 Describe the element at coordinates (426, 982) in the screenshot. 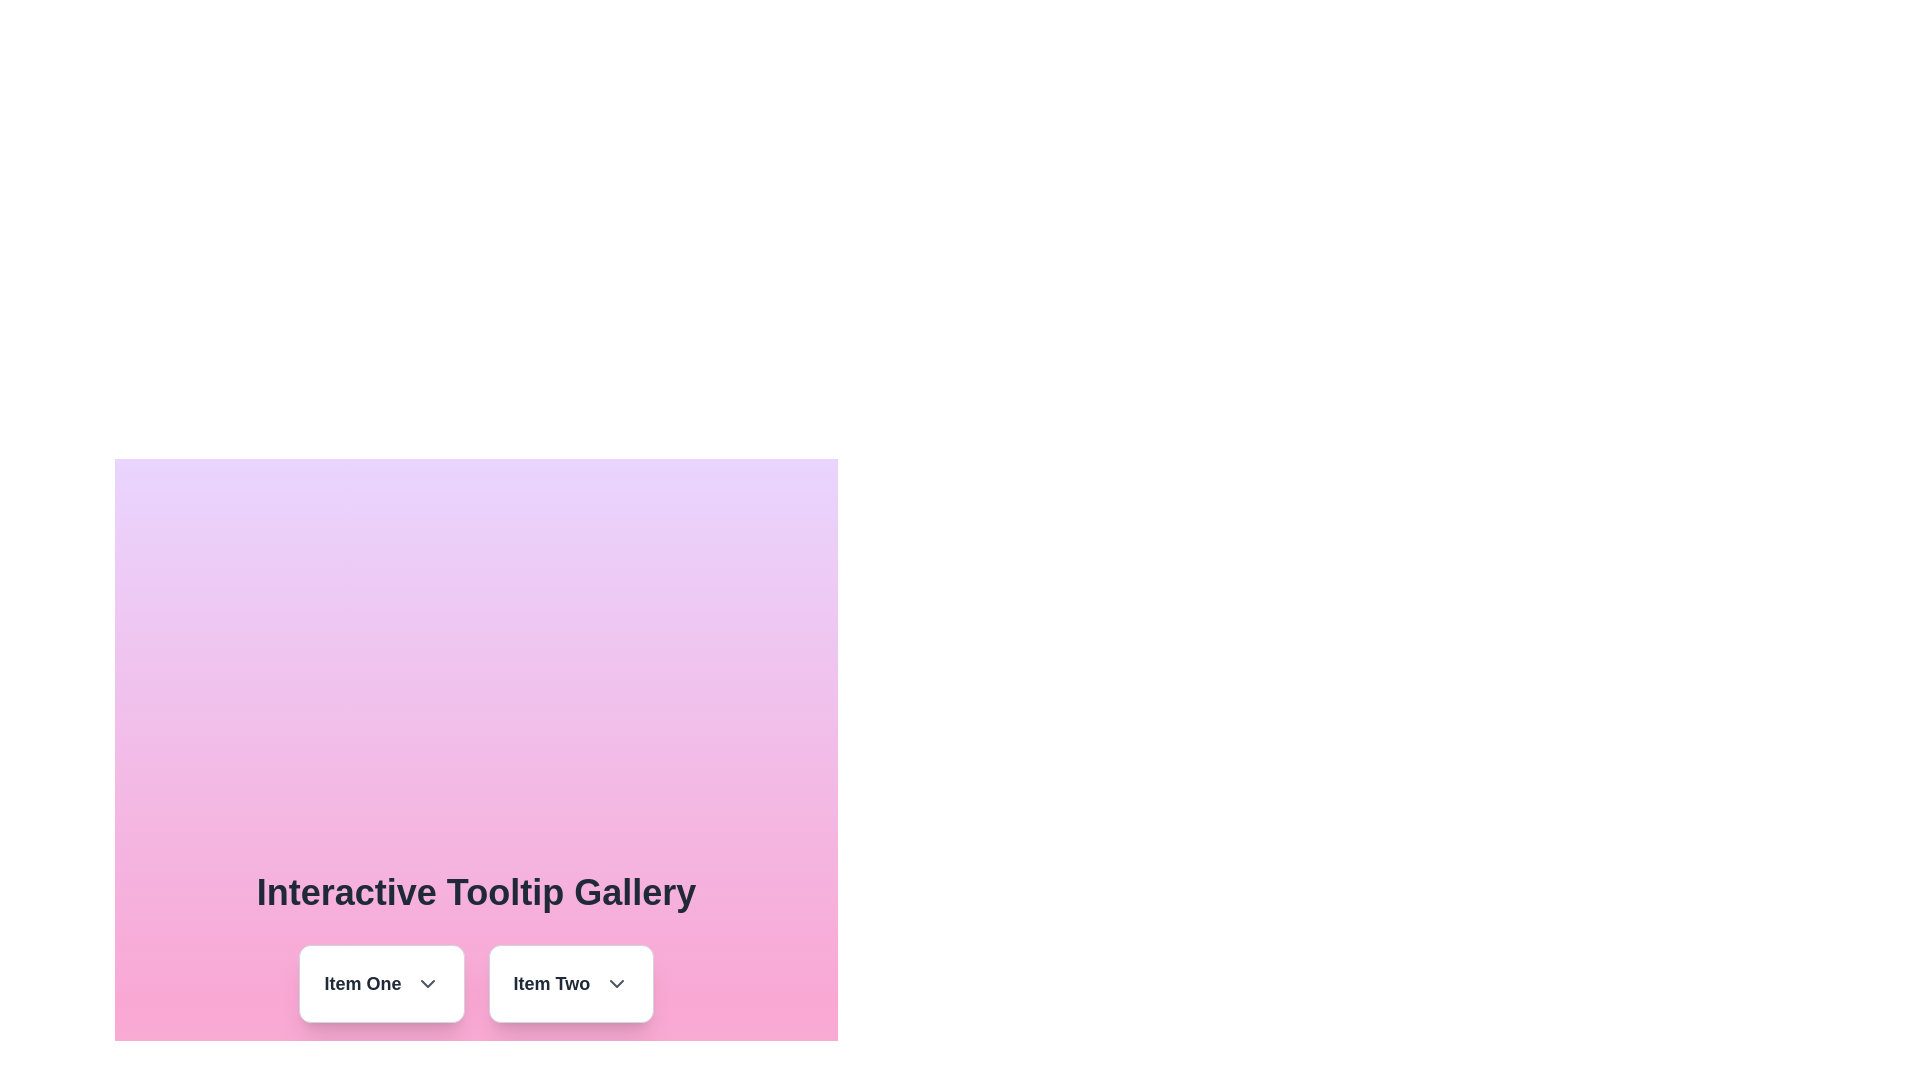

I see `the downward-pointing gray chevron icon located within the 'Item One' button on the left side of the interface` at that location.